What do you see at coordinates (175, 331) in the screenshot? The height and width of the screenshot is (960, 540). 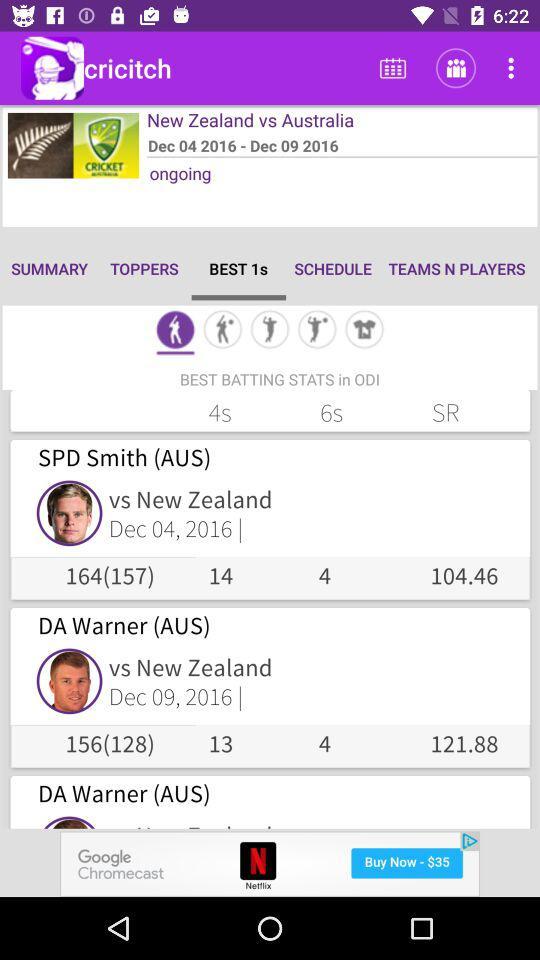 I see `batting schedule` at bounding box center [175, 331].